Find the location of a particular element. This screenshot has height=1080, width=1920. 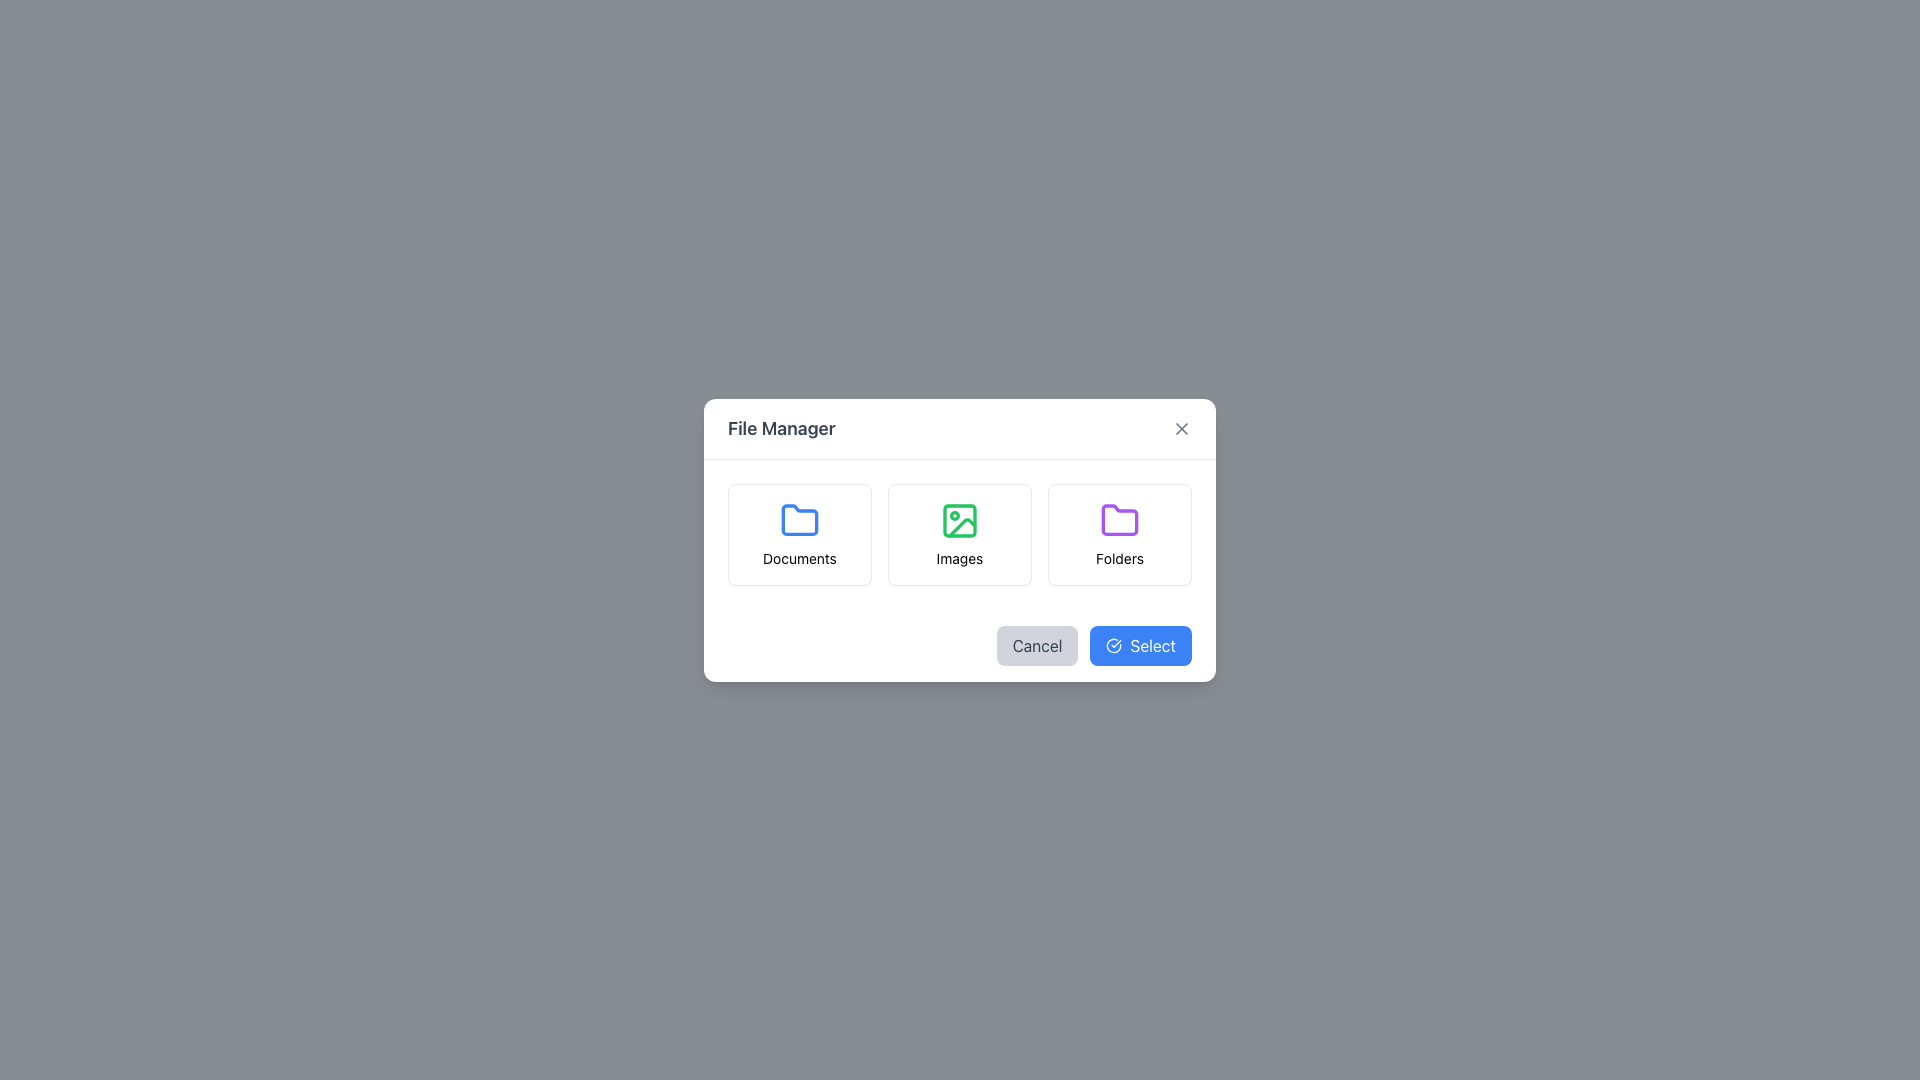

the close button located to the far right of the modal header, following the text 'File Manager' is located at coordinates (1181, 427).